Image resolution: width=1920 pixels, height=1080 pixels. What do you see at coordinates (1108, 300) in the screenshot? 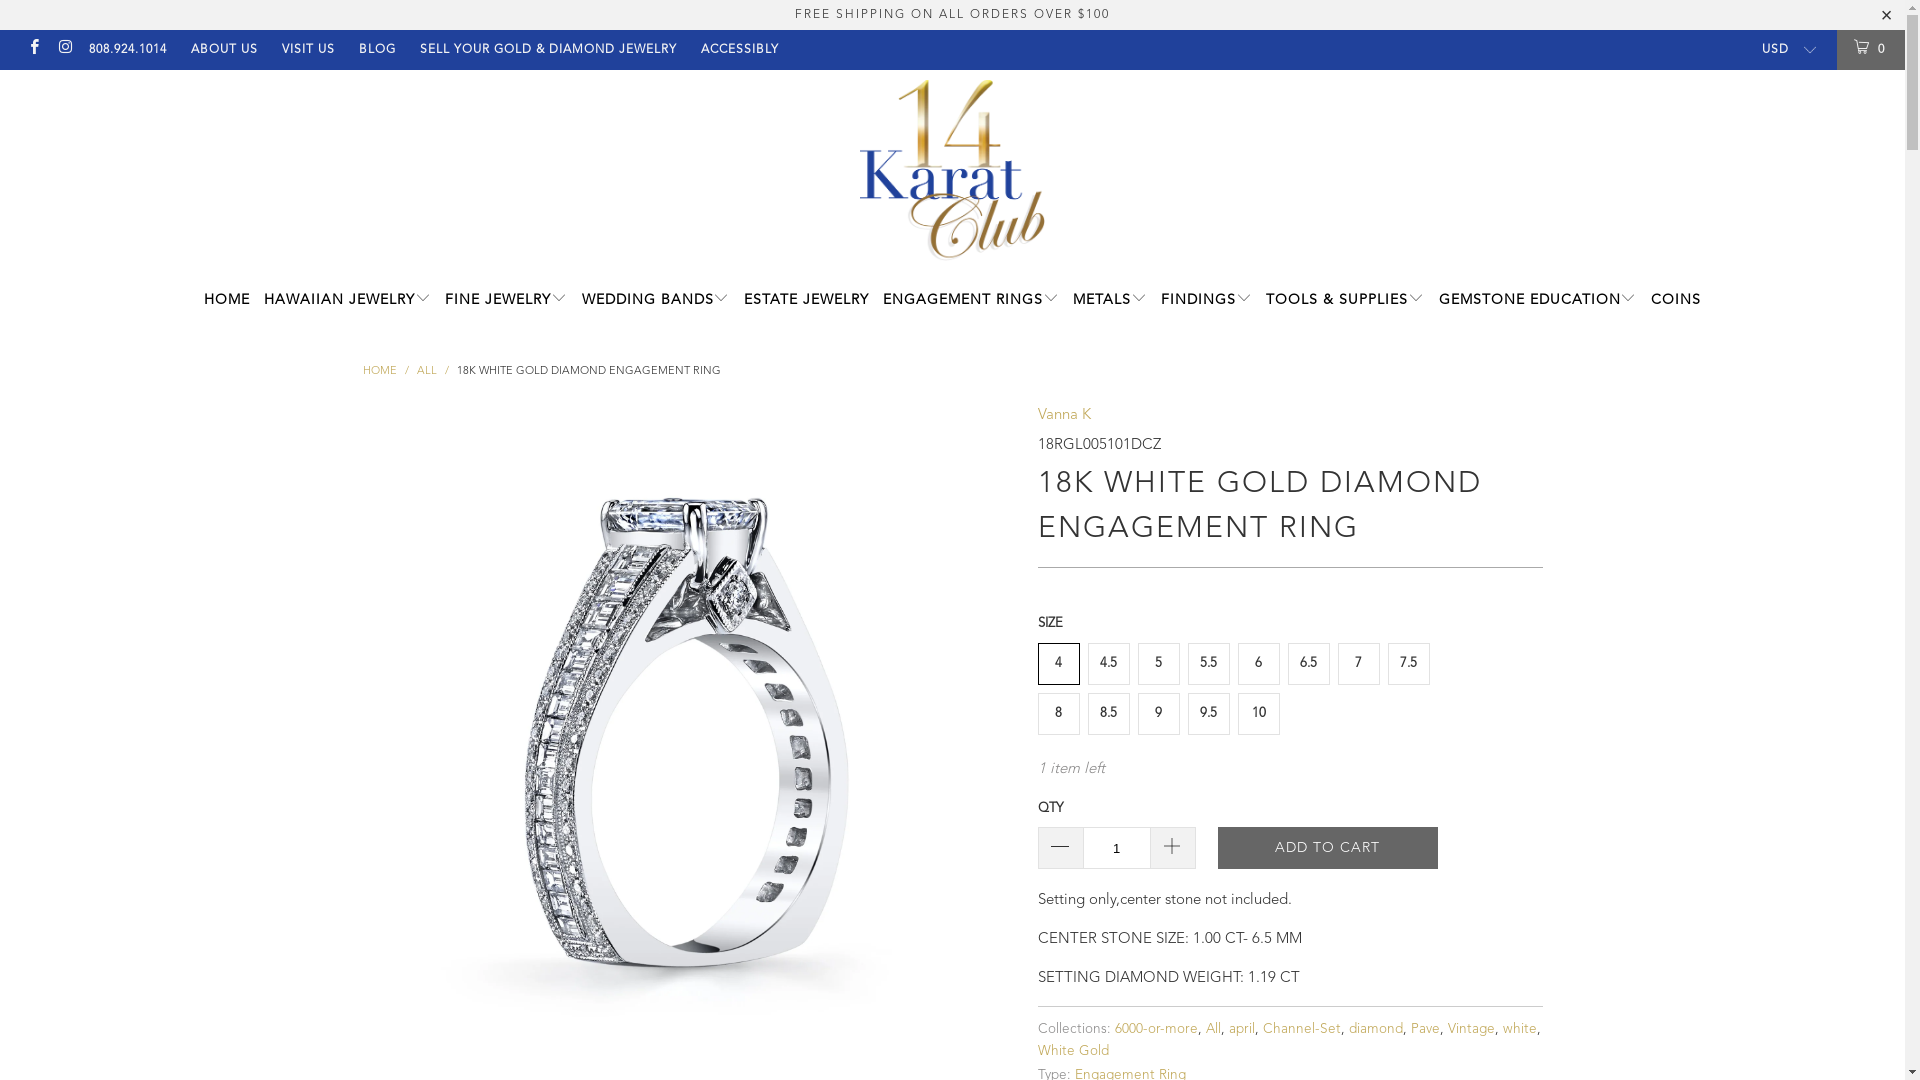
I see `'METALS'` at bounding box center [1108, 300].